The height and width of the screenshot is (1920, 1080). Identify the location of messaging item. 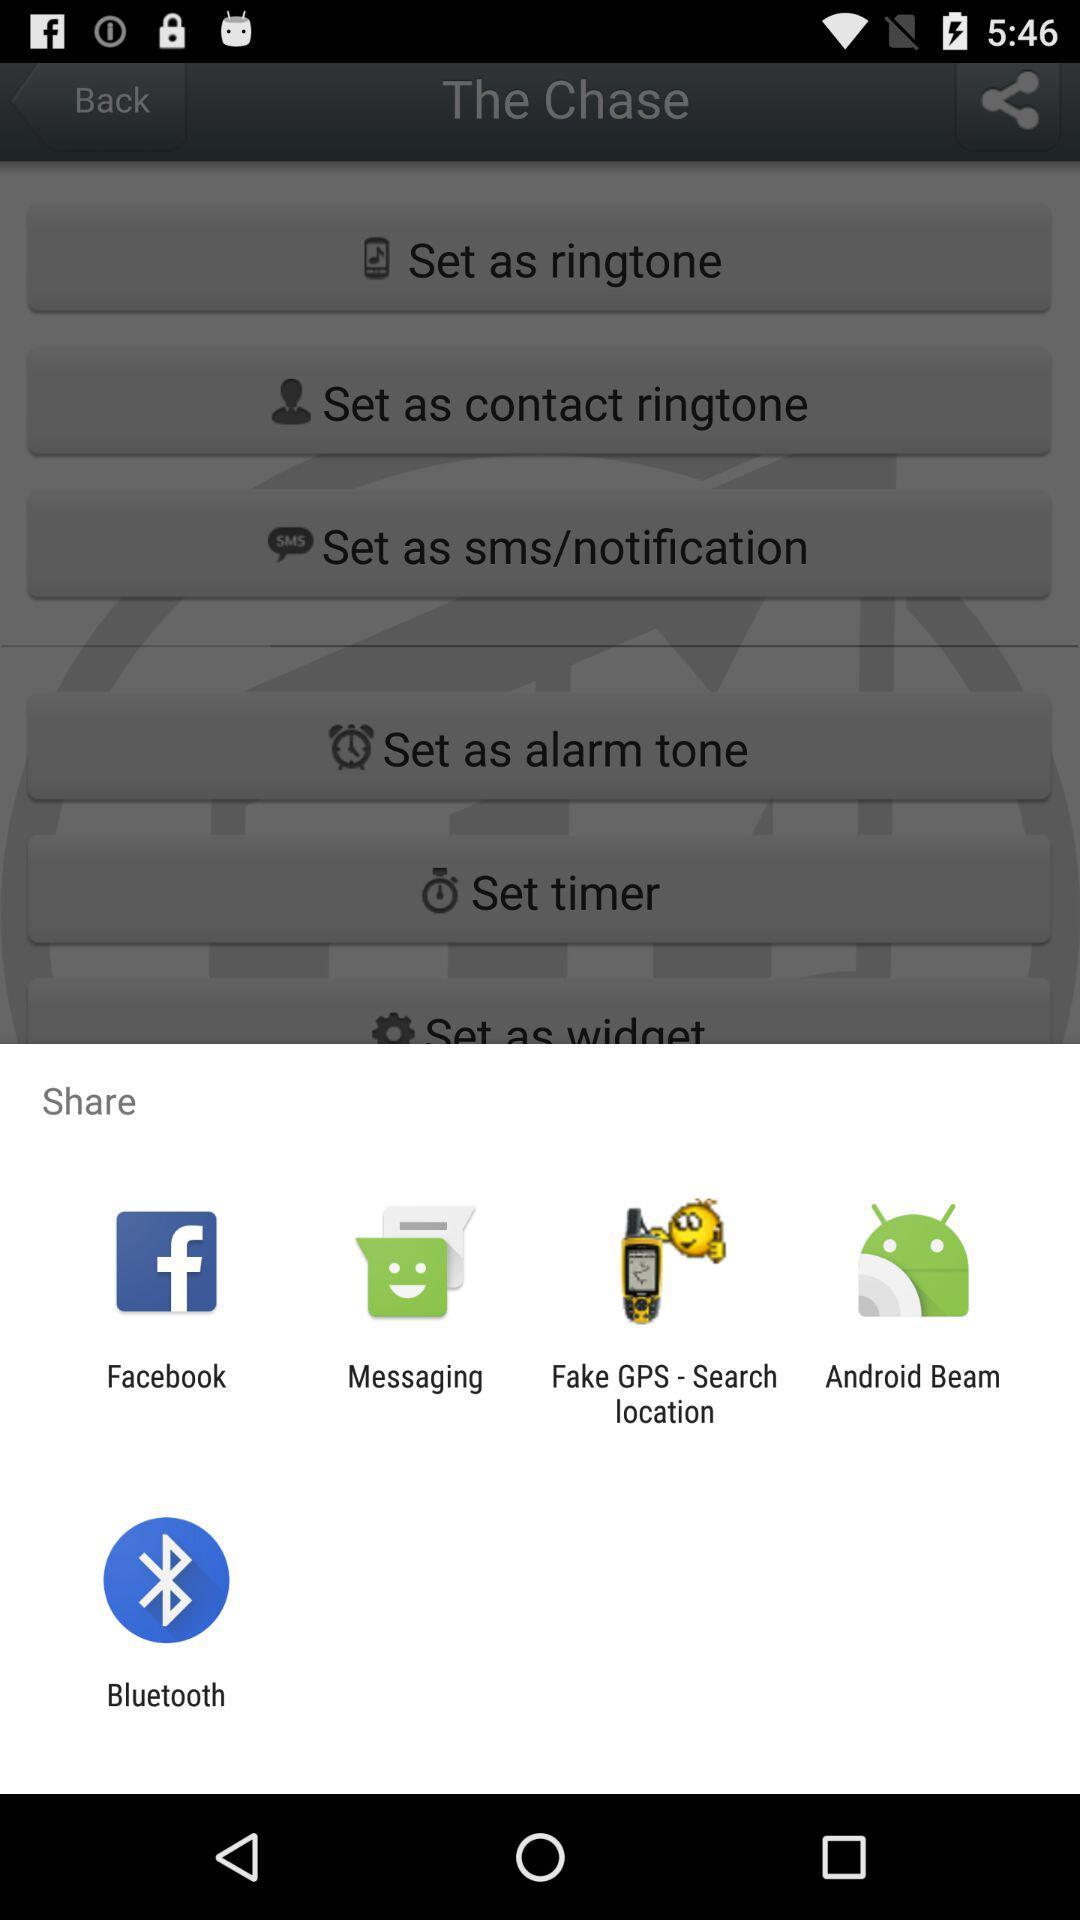
(414, 1392).